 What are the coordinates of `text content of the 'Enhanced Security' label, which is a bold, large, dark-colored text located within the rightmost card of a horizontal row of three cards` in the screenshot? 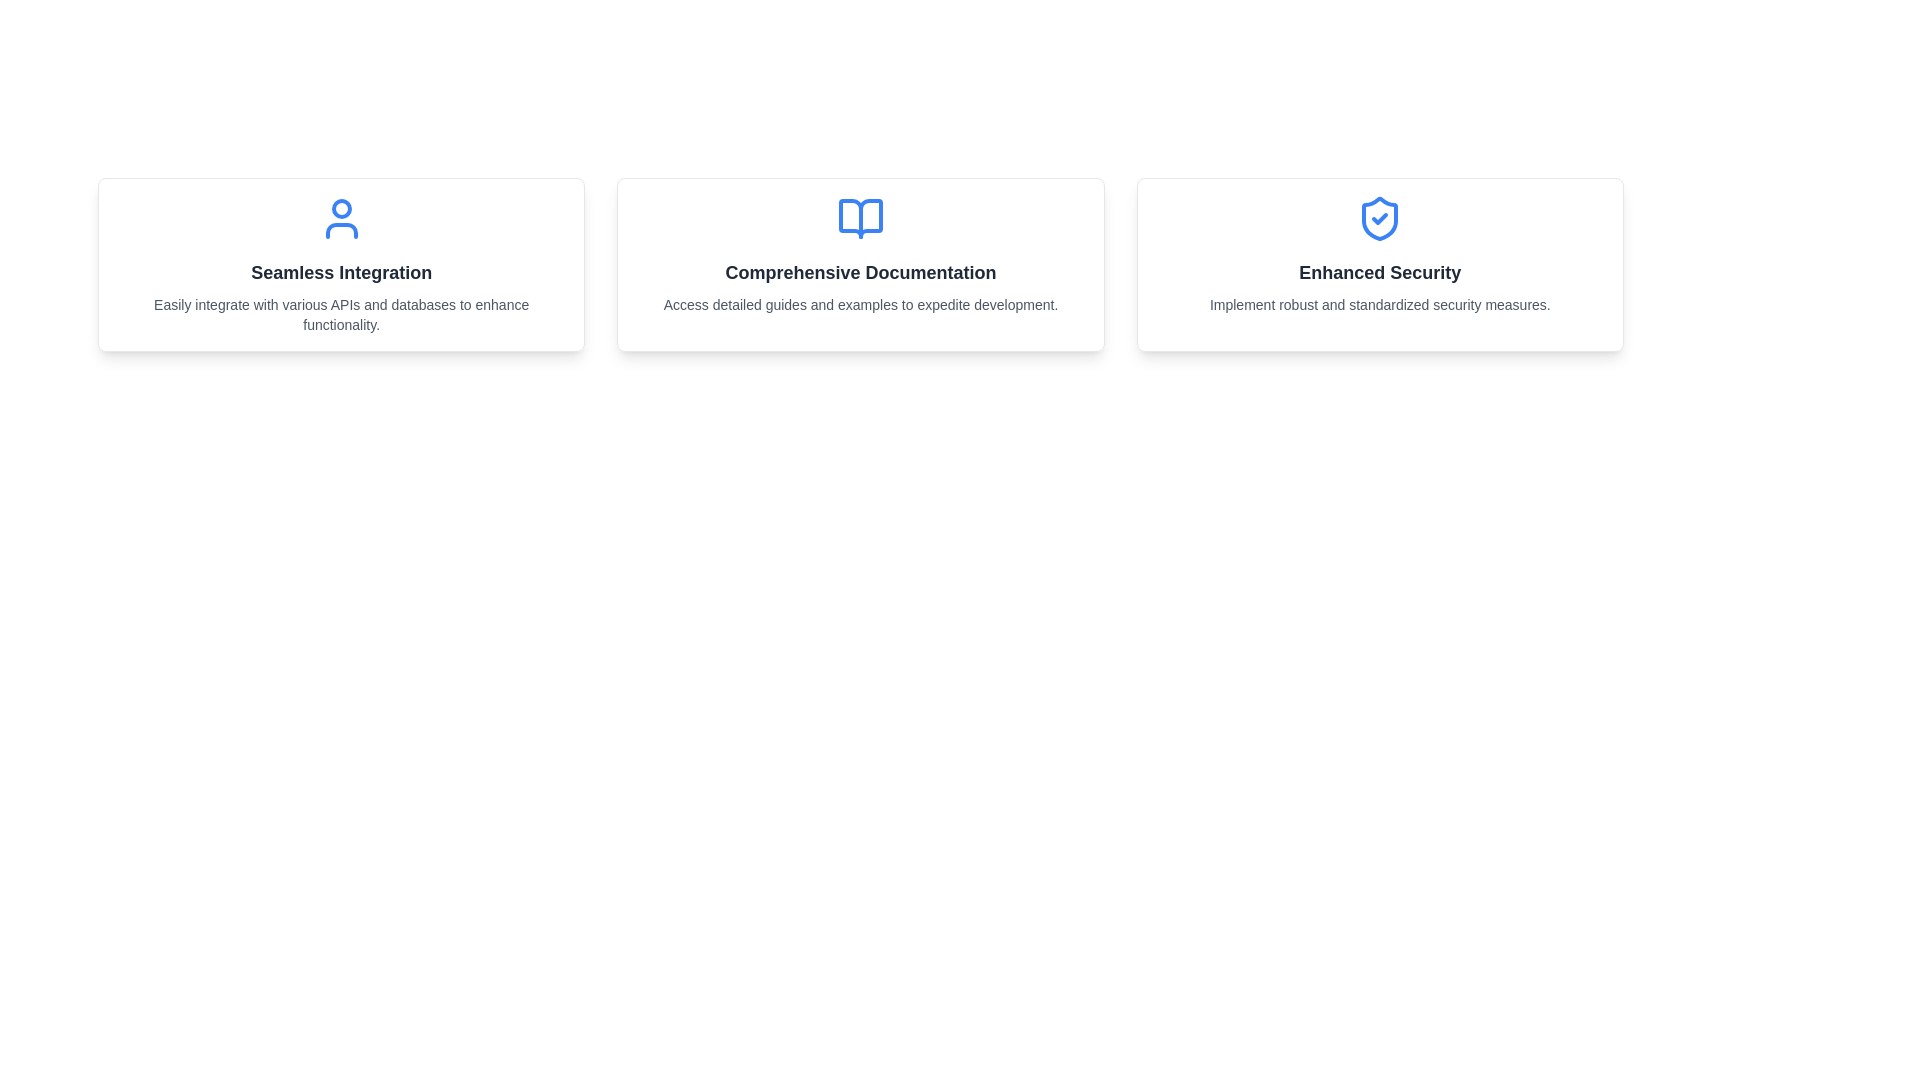 It's located at (1379, 273).